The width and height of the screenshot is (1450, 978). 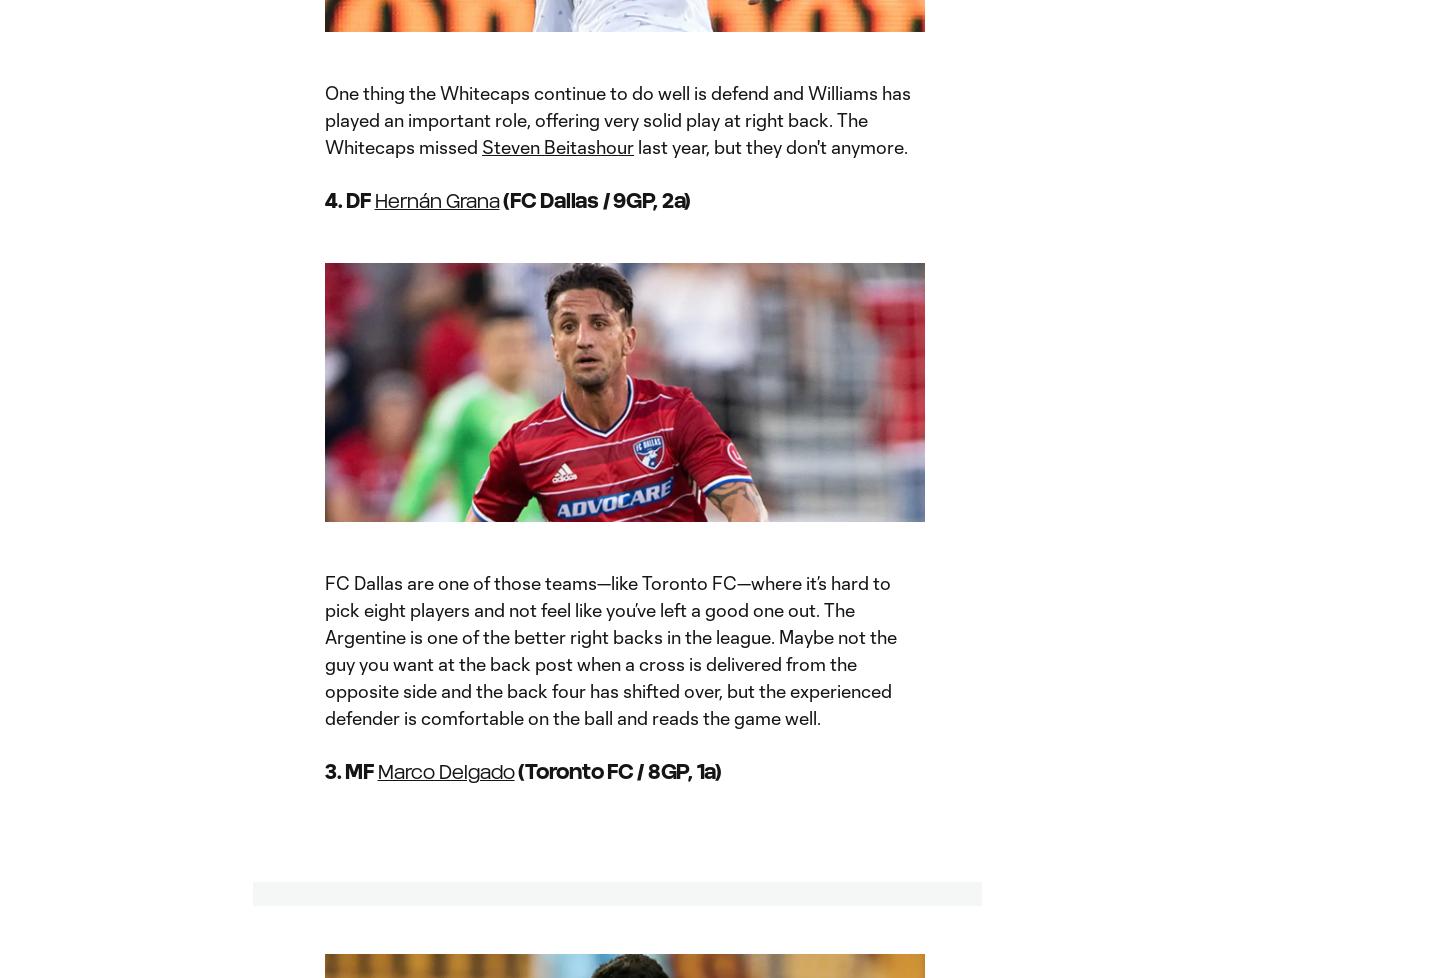 I want to click on '4. DF', so click(x=349, y=199).